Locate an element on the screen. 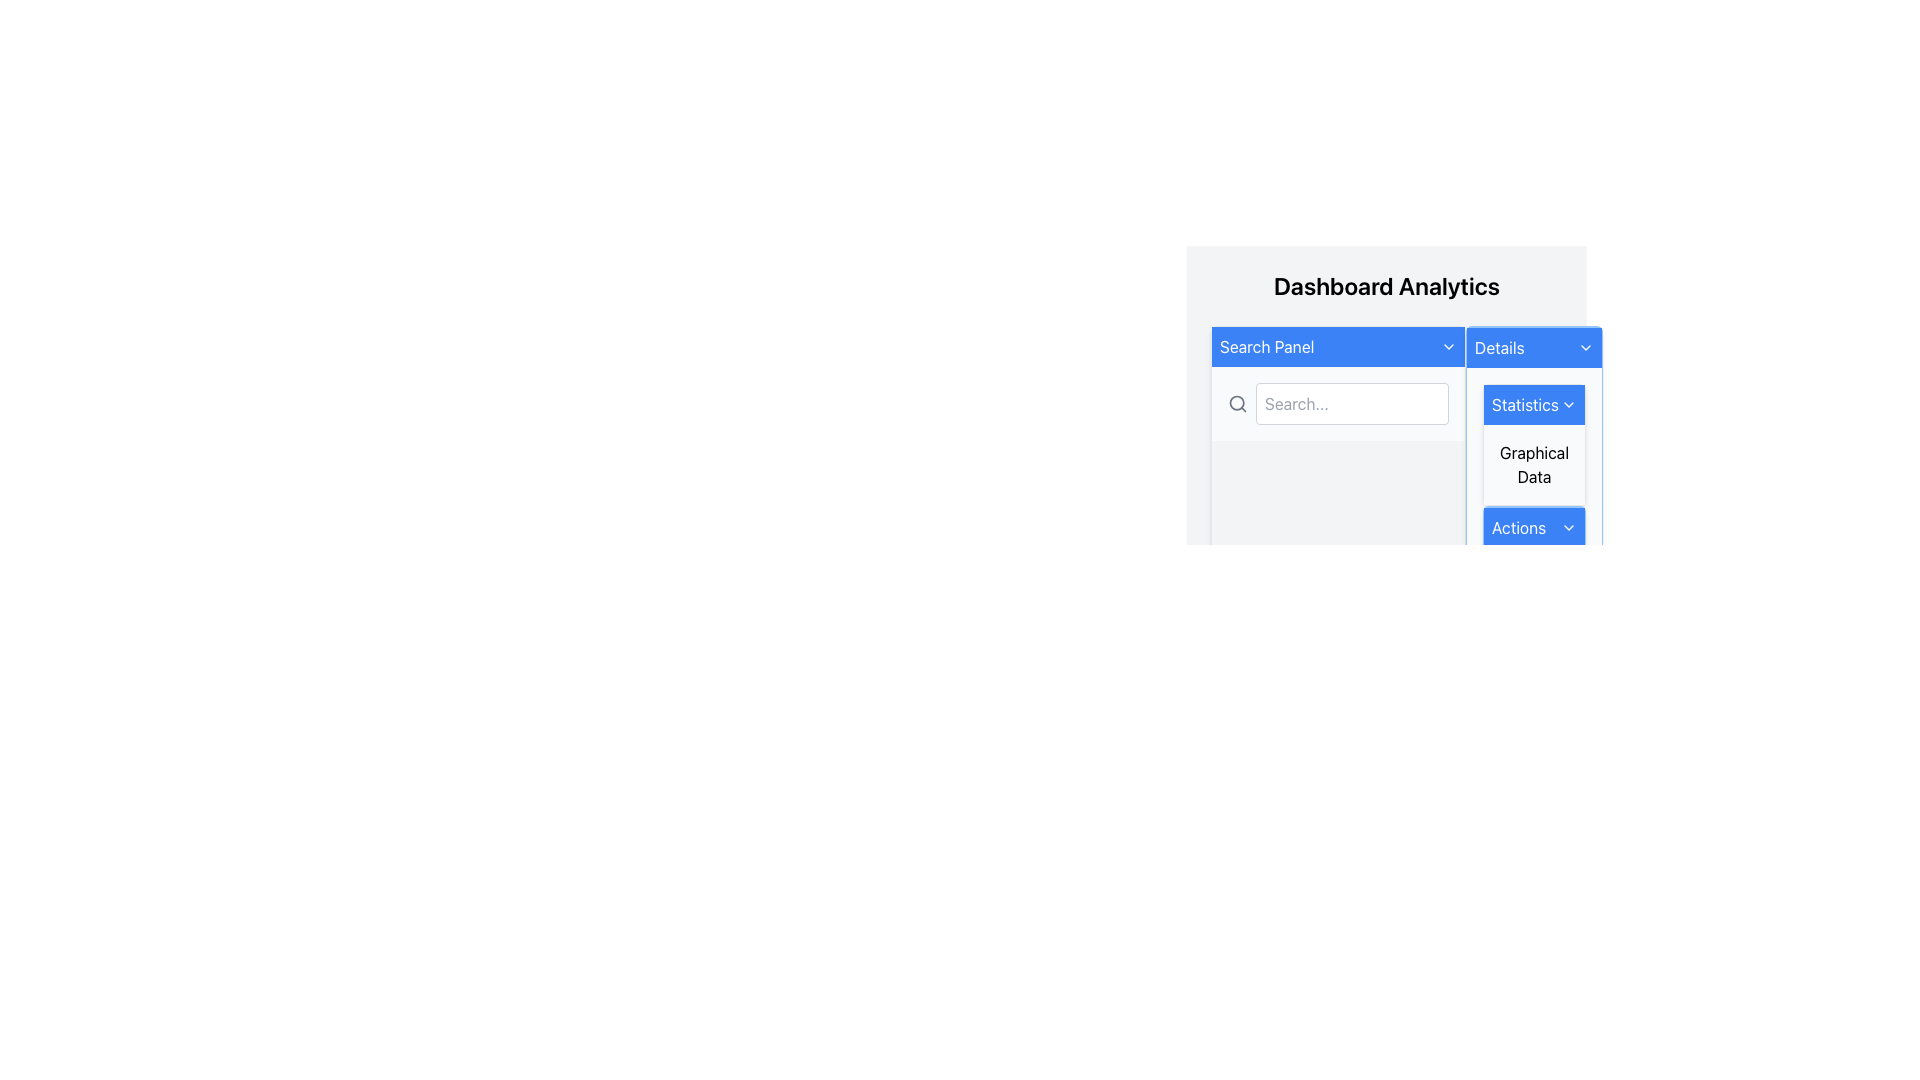 This screenshot has height=1080, width=1920. the downward-pointing arrow icon in the 'Actions' section, which is located to the right of the text 'Actions' in the blue rectangular button at the bottom of the 'Details' dropdown menu is located at coordinates (1568, 527).